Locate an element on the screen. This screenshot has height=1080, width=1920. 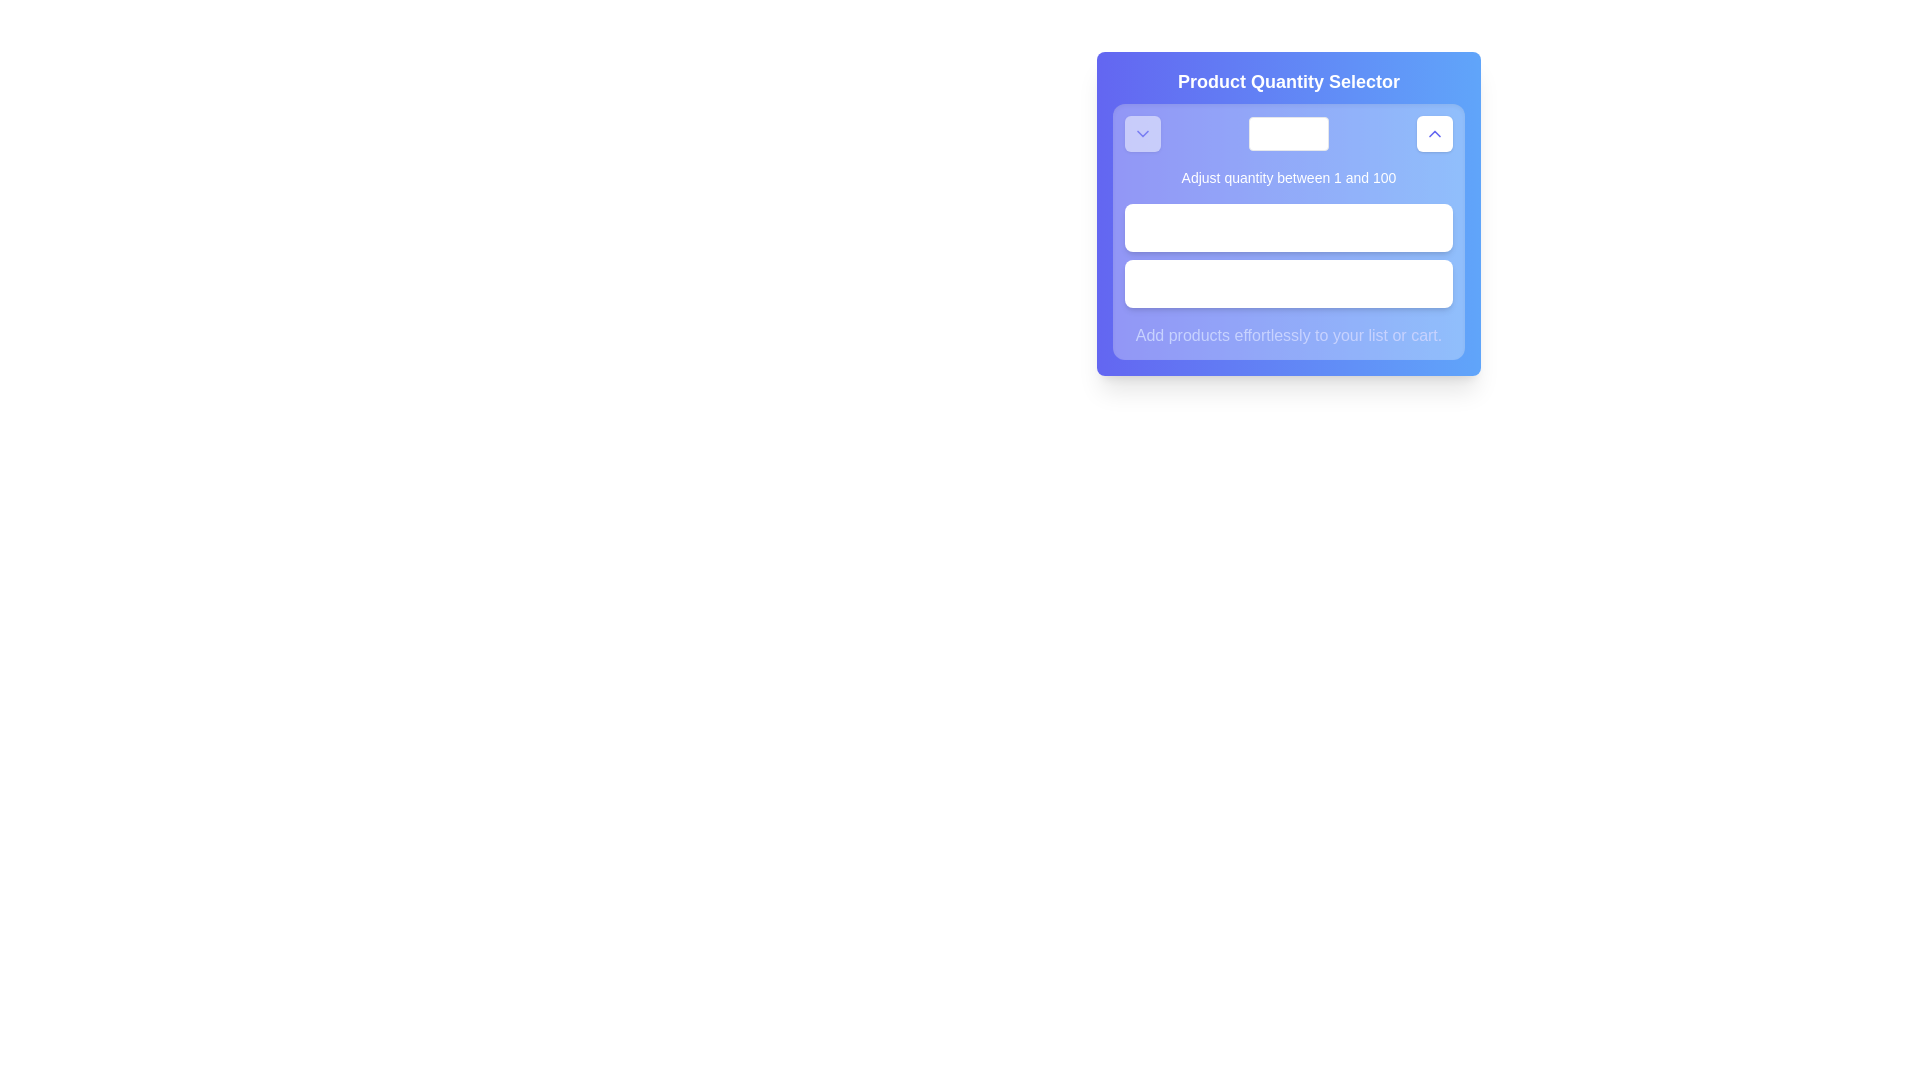
the quantity is located at coordinates (1266, 226).